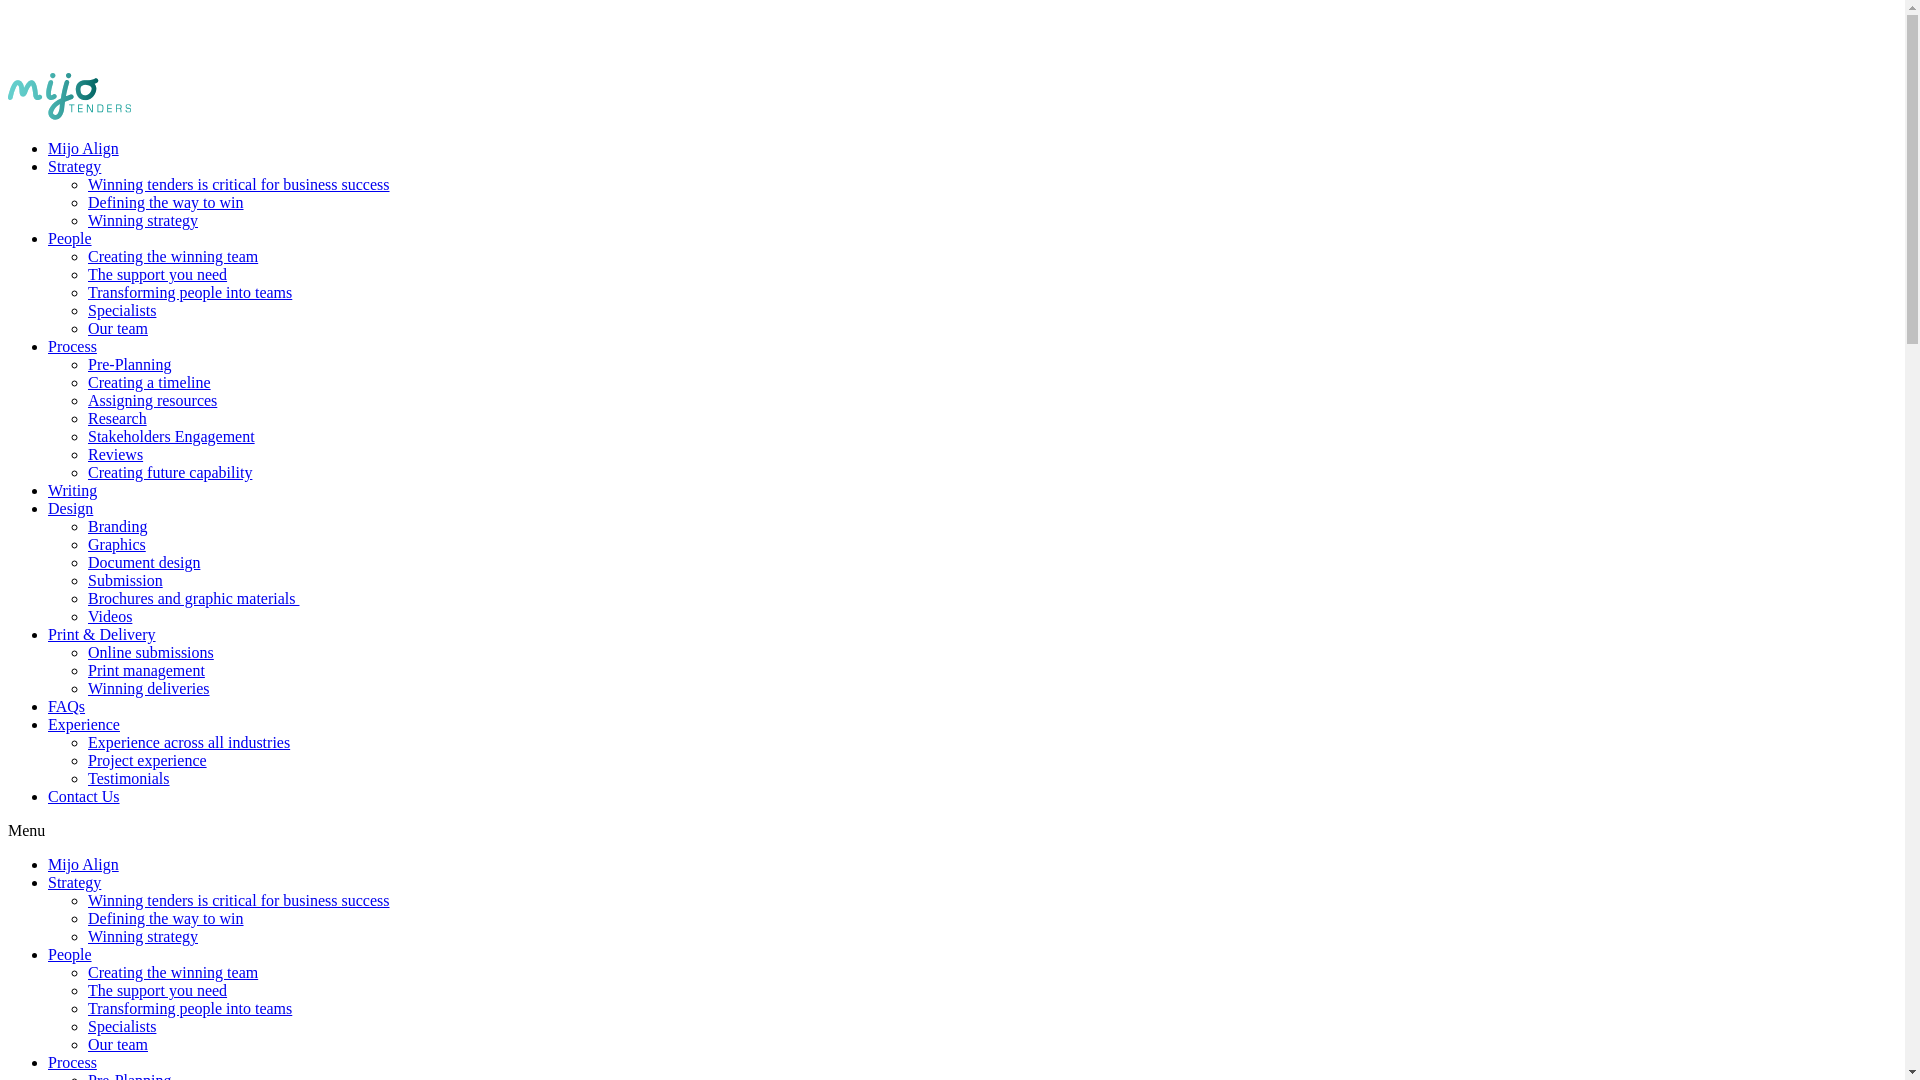  Describe the element at coordinates (86, 472) in the screenshot. I see `'Creating future capability'` at that location.